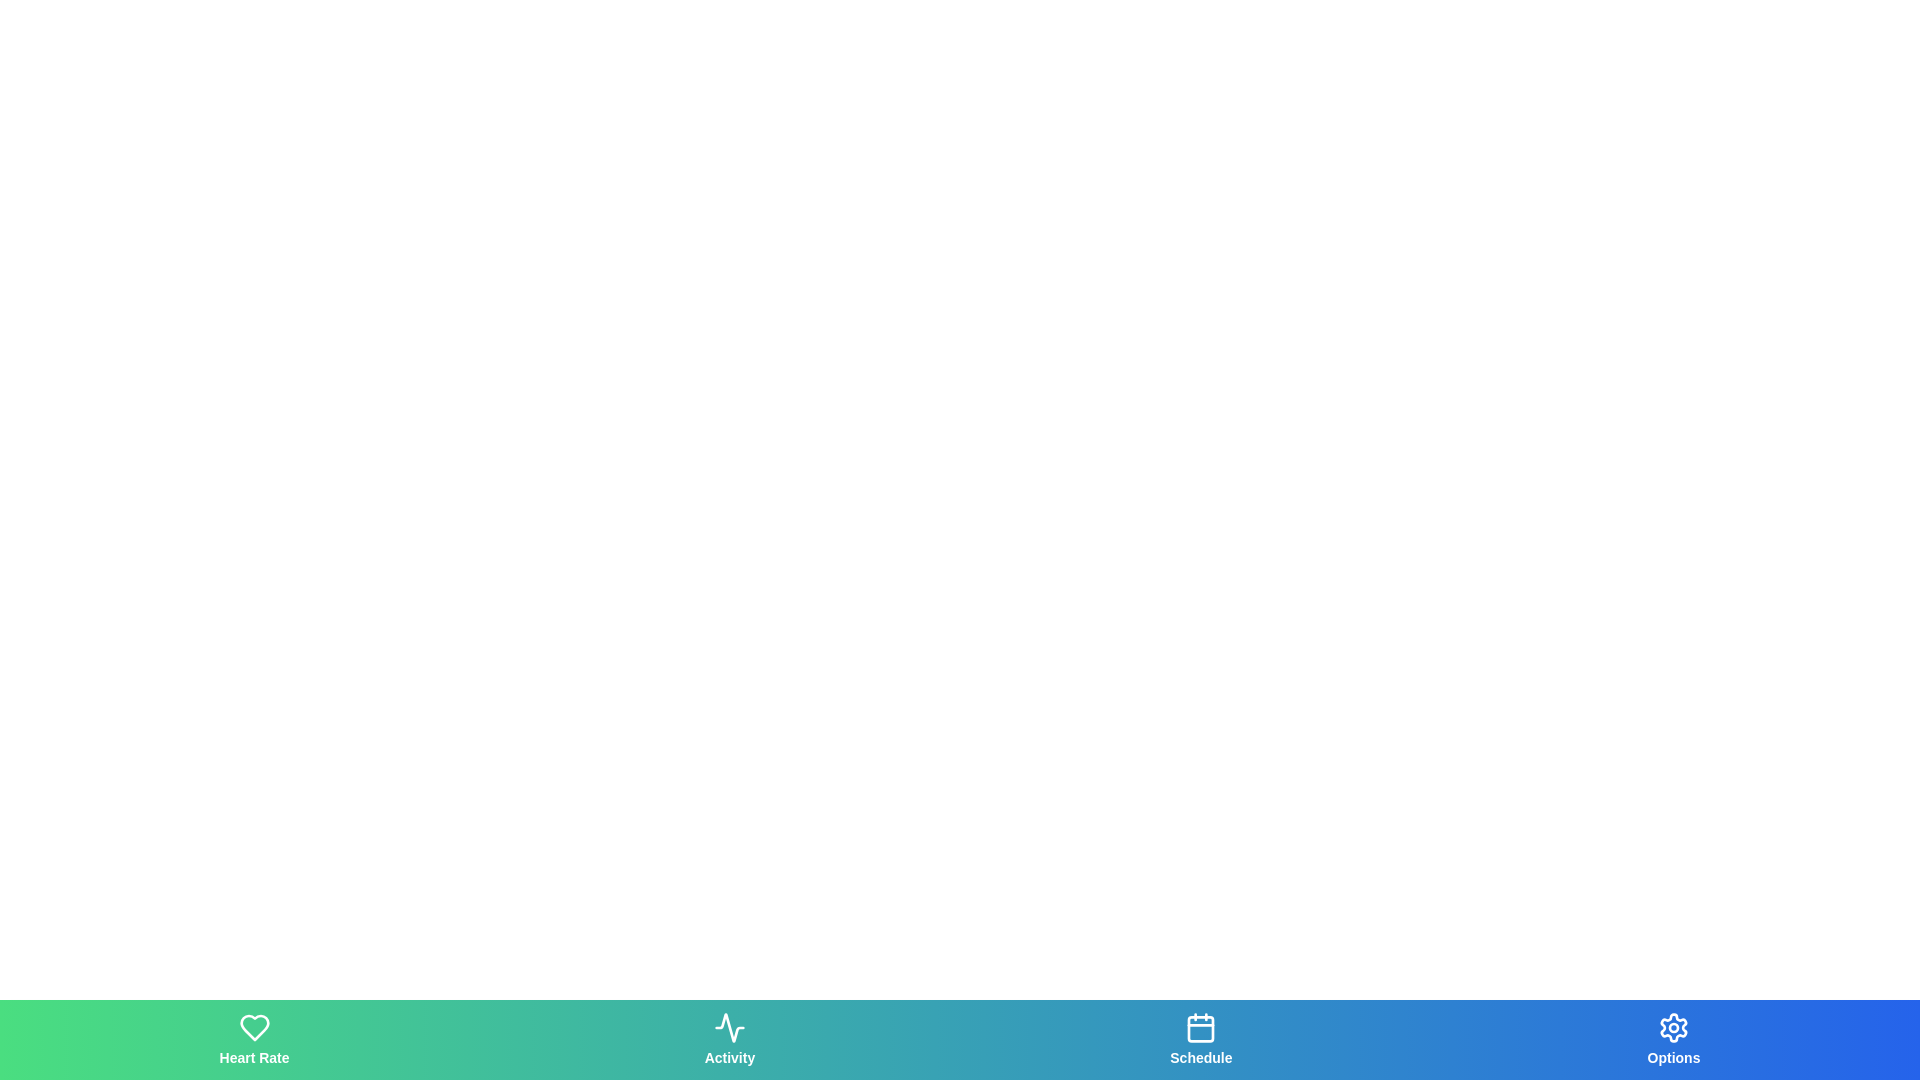 This screenshot has width=1920, height=1080. I want to click on the tab labeled Schedule to observe its hover effects, so click(1200, 1039).